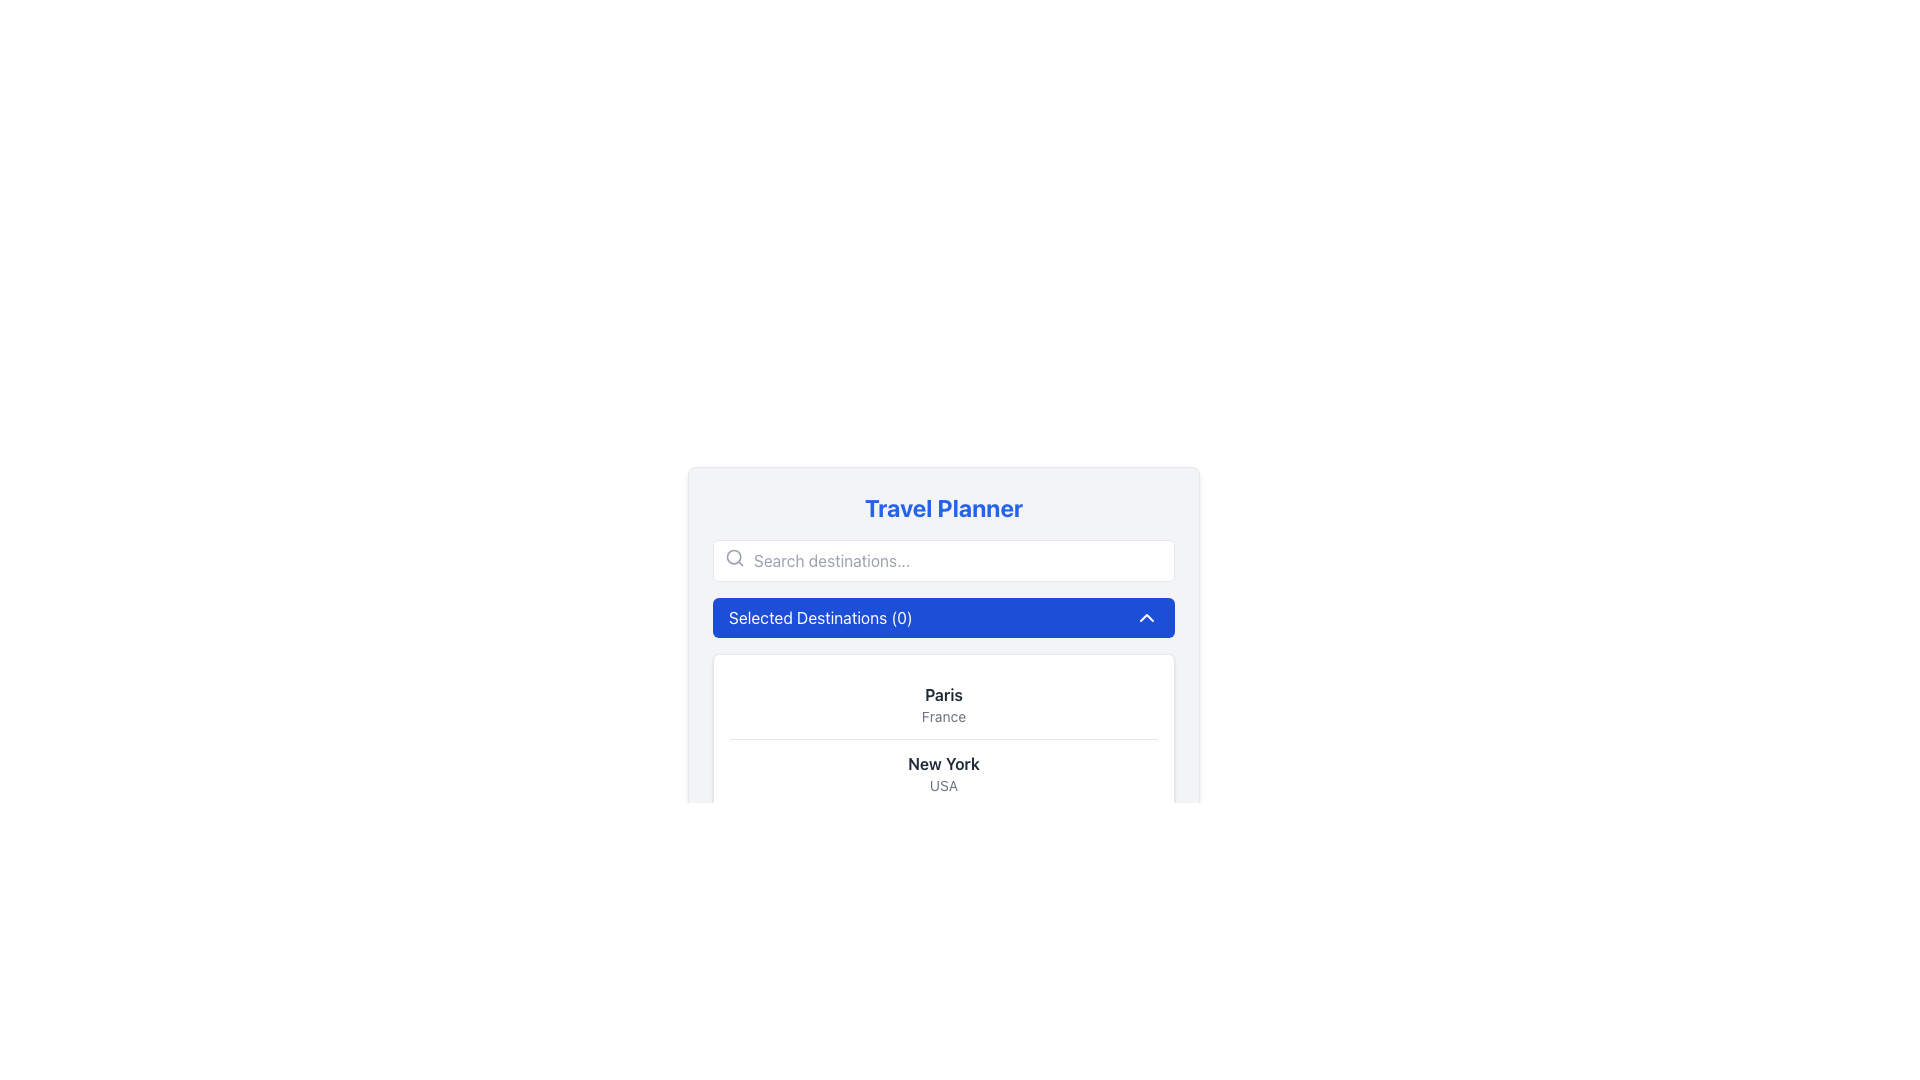 Image resolution: width=1920 pixels, height=1080 pixels. What do you see at coordinates (943, 716) in the screenshot?
I see `the informational Text Label that specifies the country 'France' in the 'Selected Destinations' section, which is positioned below 'Paris'` at bounding box center [943, 716].